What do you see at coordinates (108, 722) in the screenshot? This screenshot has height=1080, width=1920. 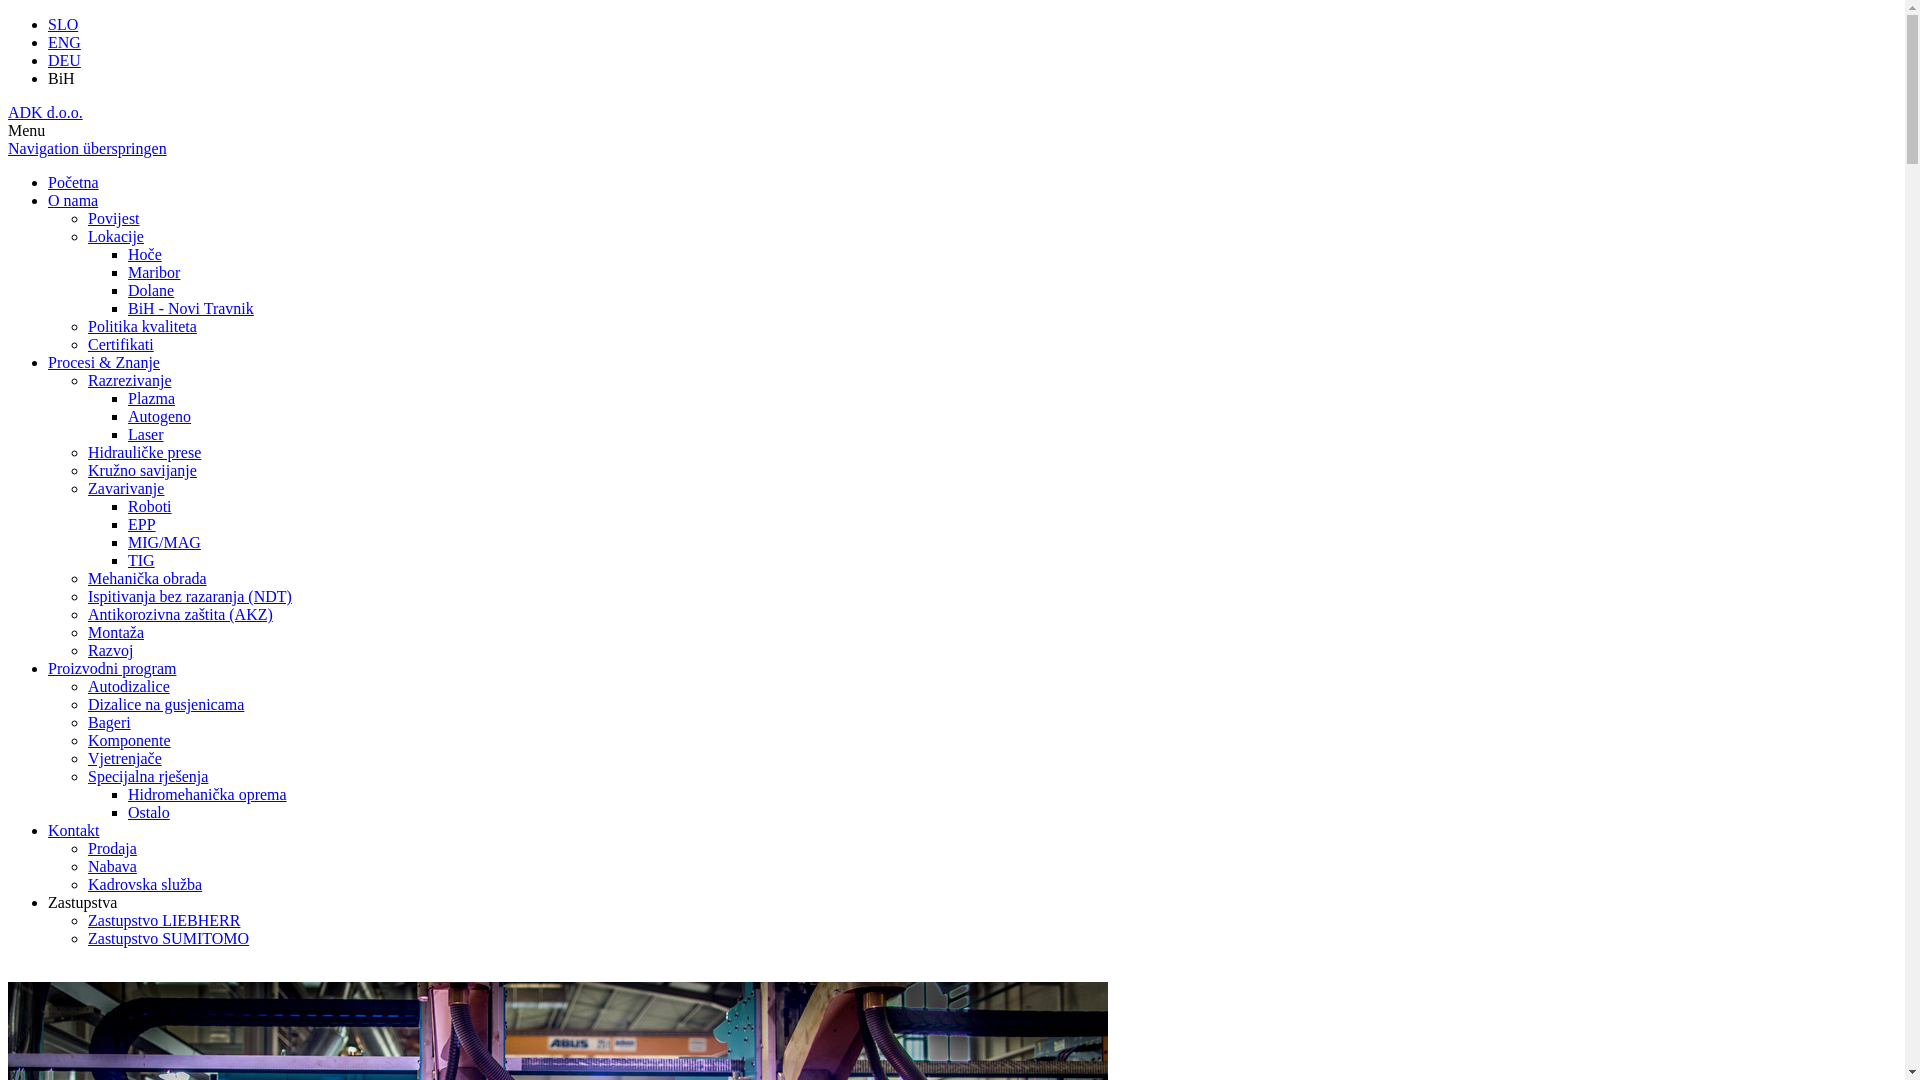 I see `'Bageri'` at bounding box center [108, 722].